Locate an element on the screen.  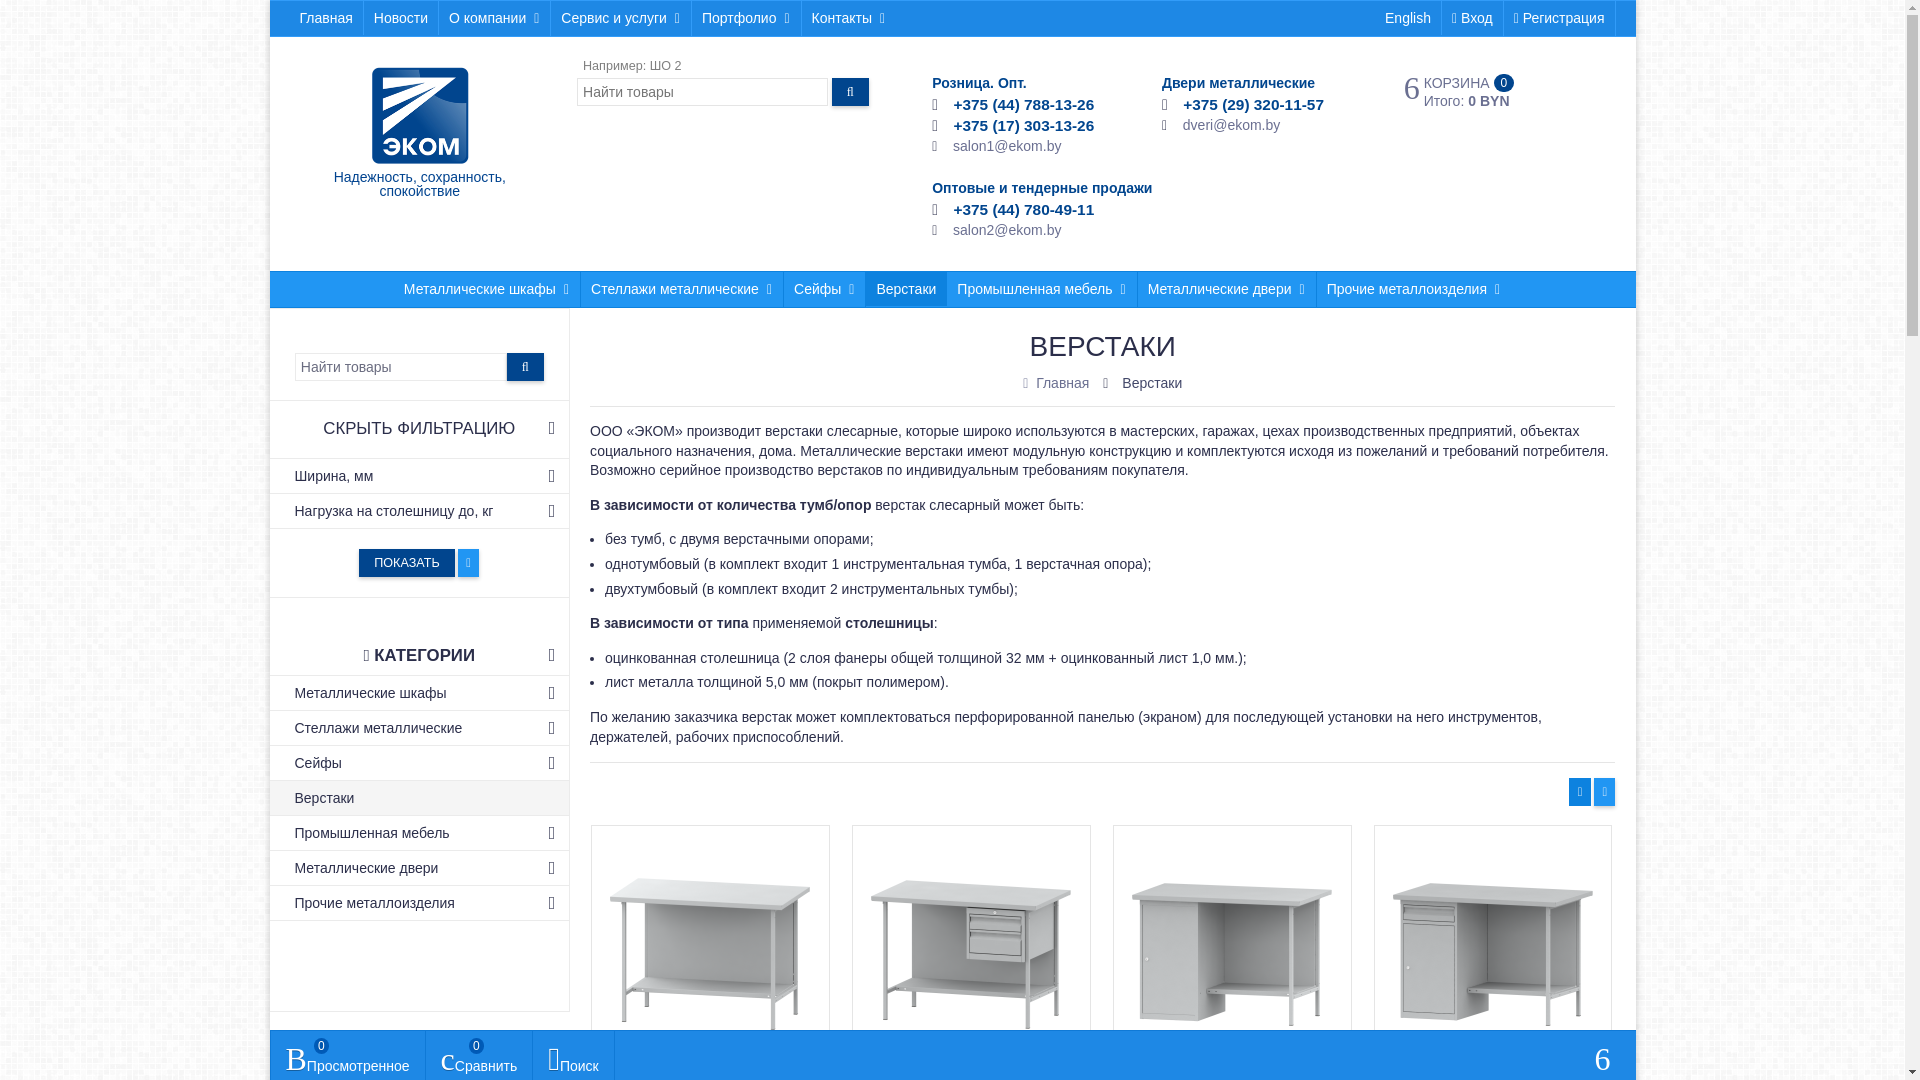
'+375 (29) 320-11-57' is located at coordinates (1252, 104).